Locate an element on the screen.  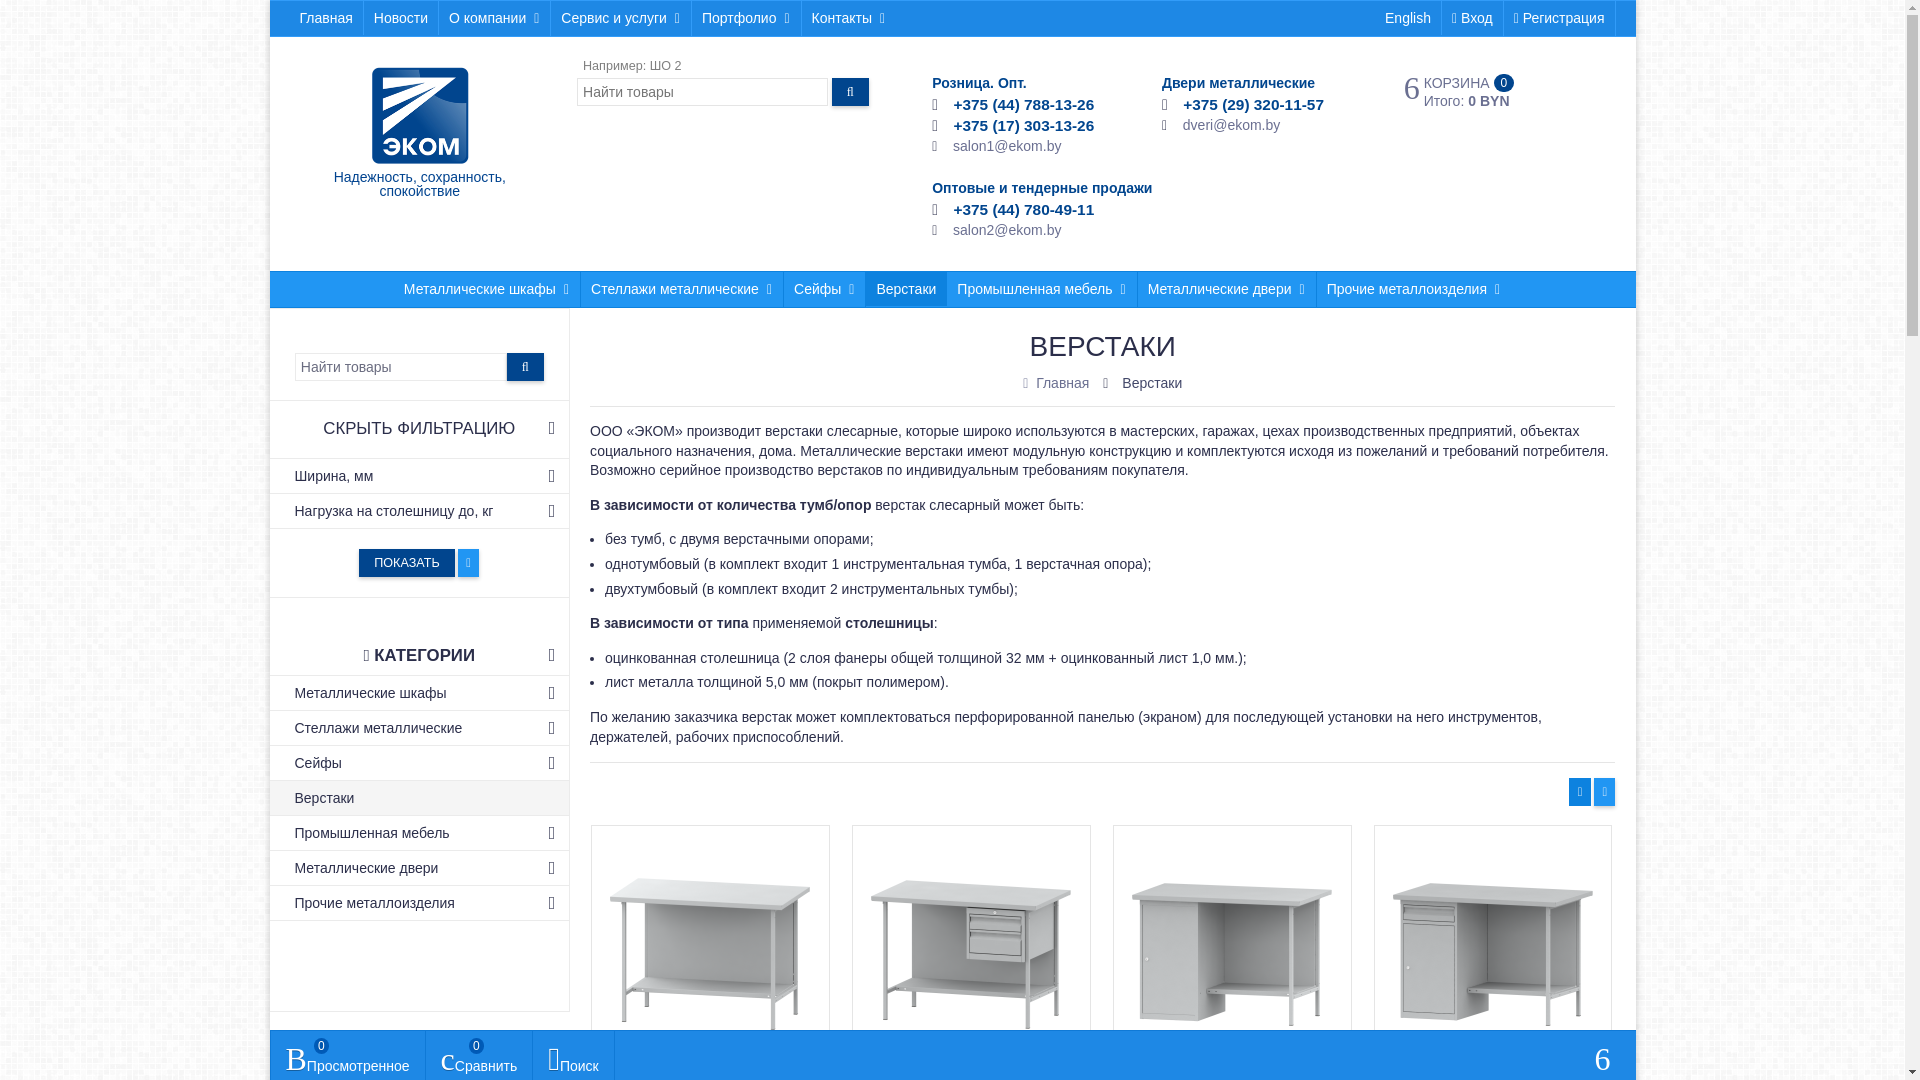
'+375 (29) 320-11-57' is located at coordinates (1252, 104).